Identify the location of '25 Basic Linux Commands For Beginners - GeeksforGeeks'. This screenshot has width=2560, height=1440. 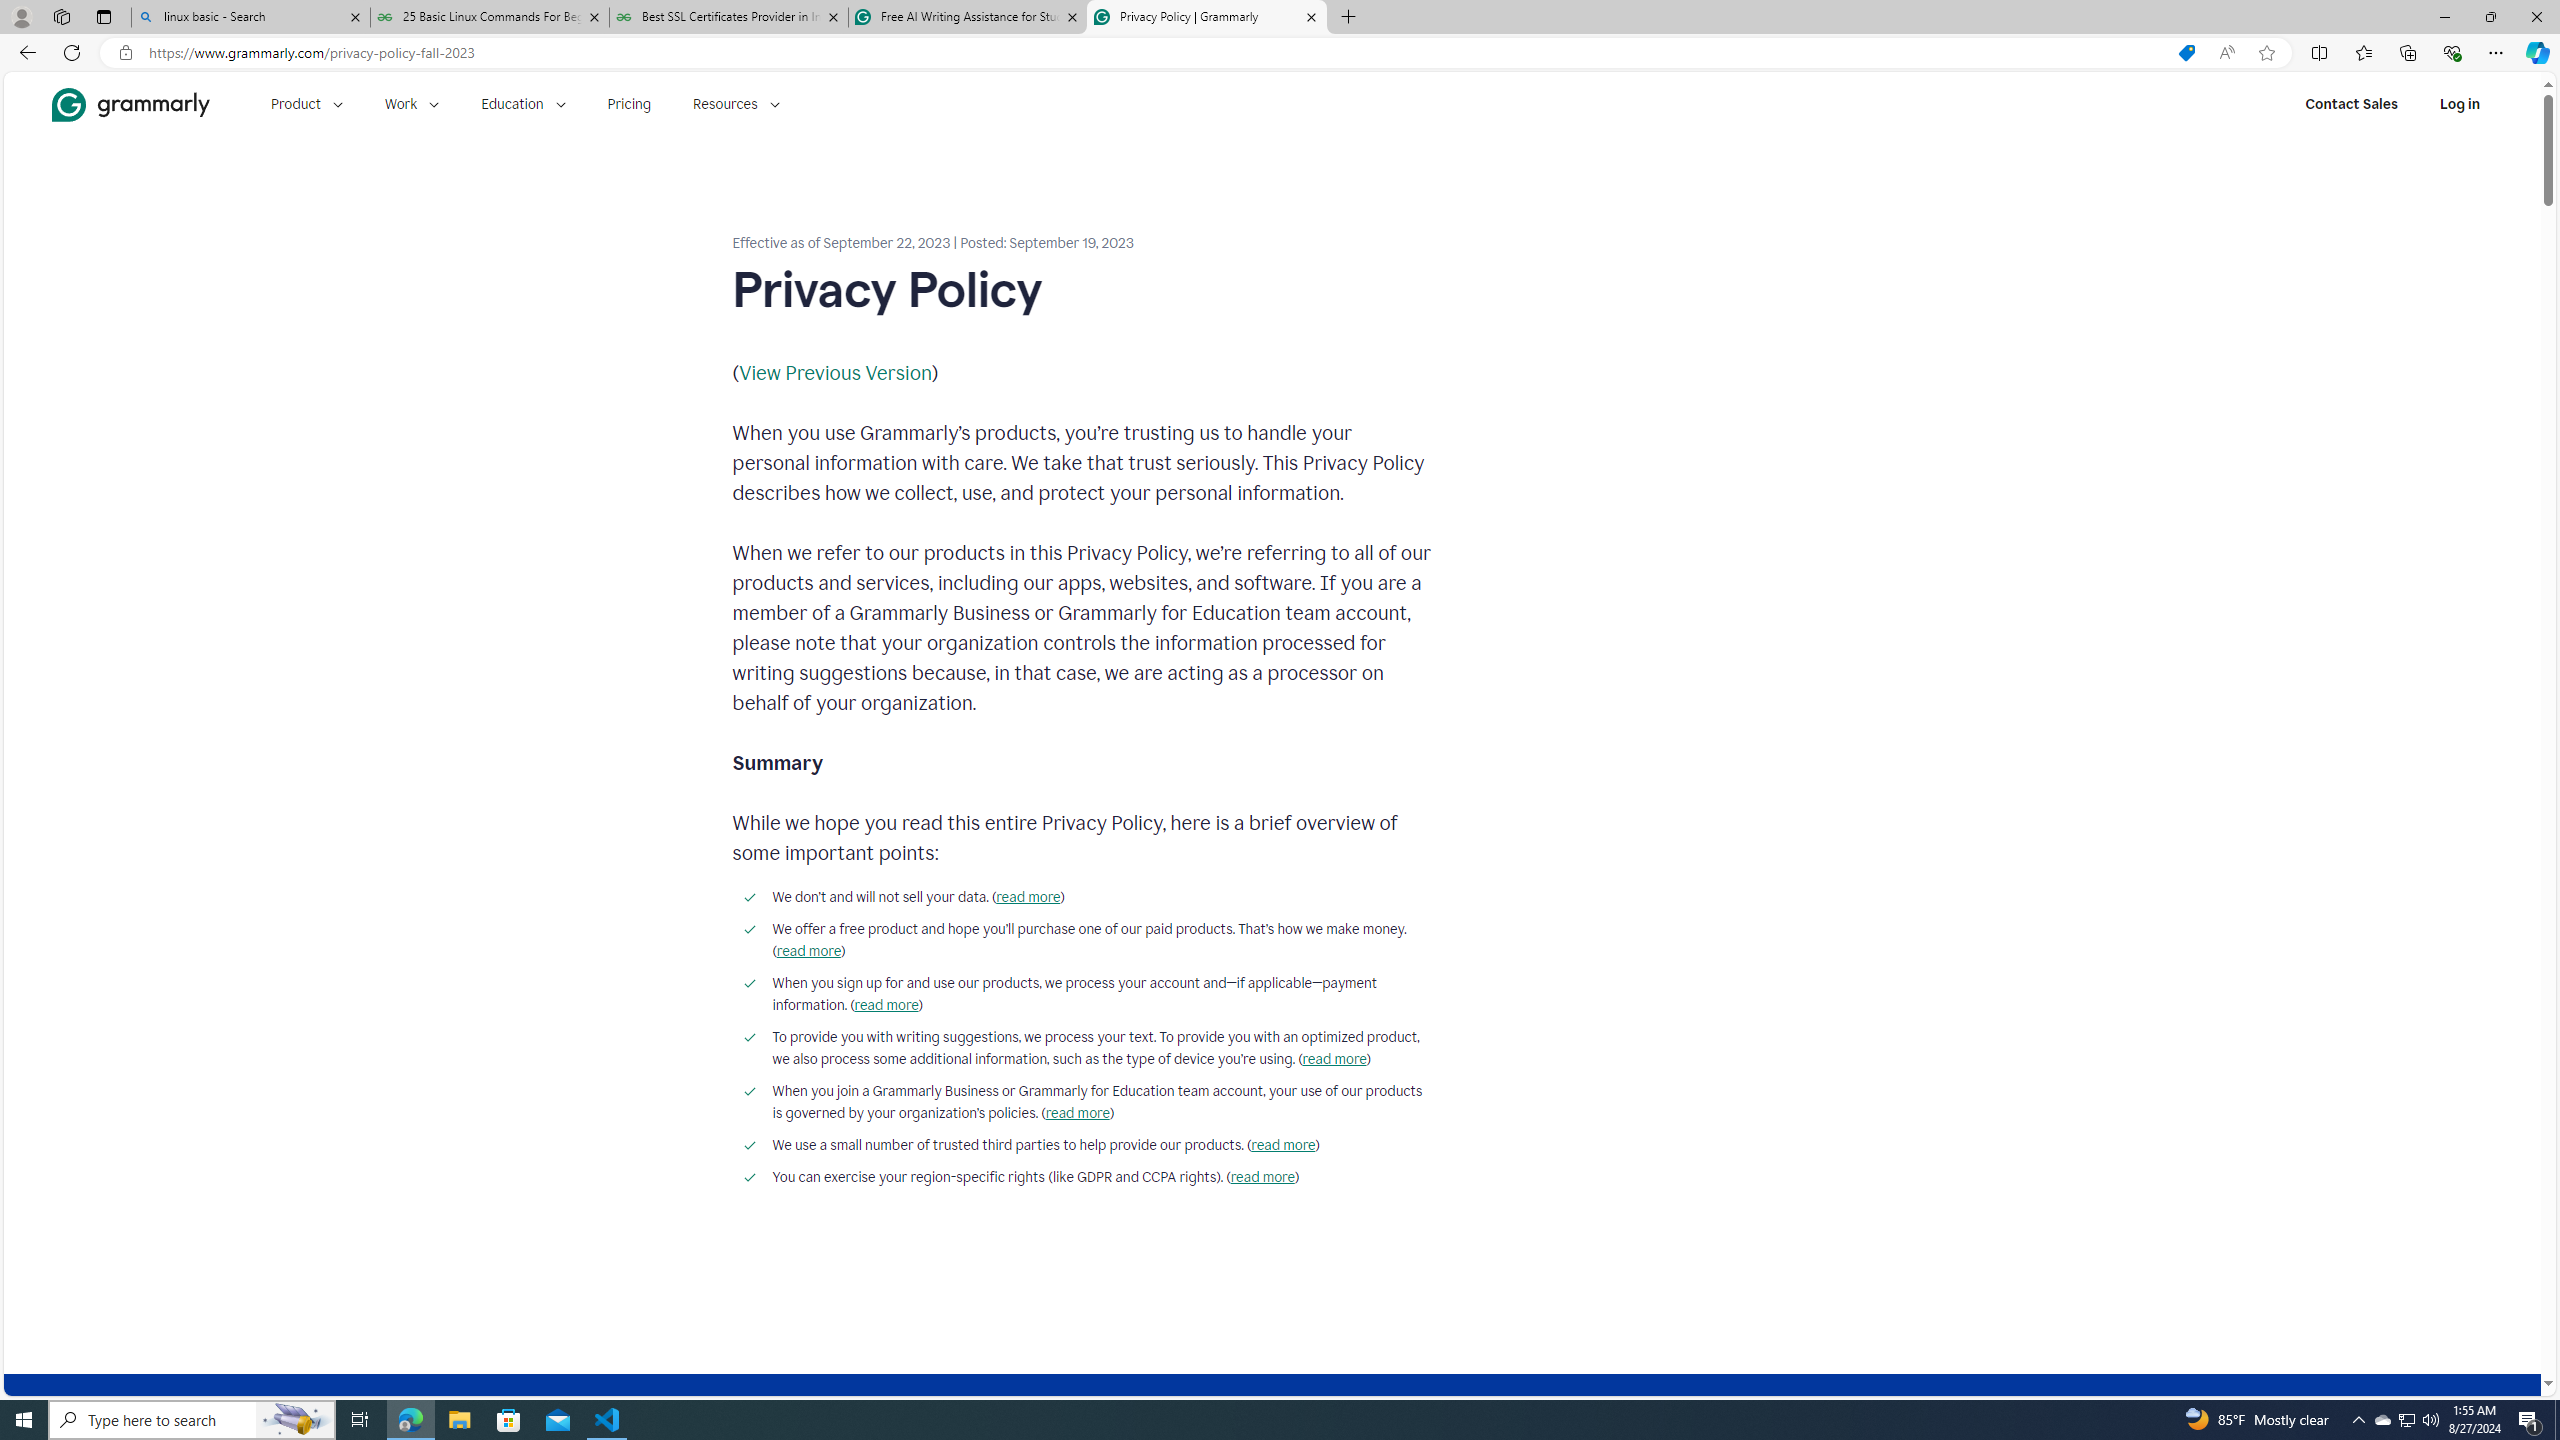
(488, 16).